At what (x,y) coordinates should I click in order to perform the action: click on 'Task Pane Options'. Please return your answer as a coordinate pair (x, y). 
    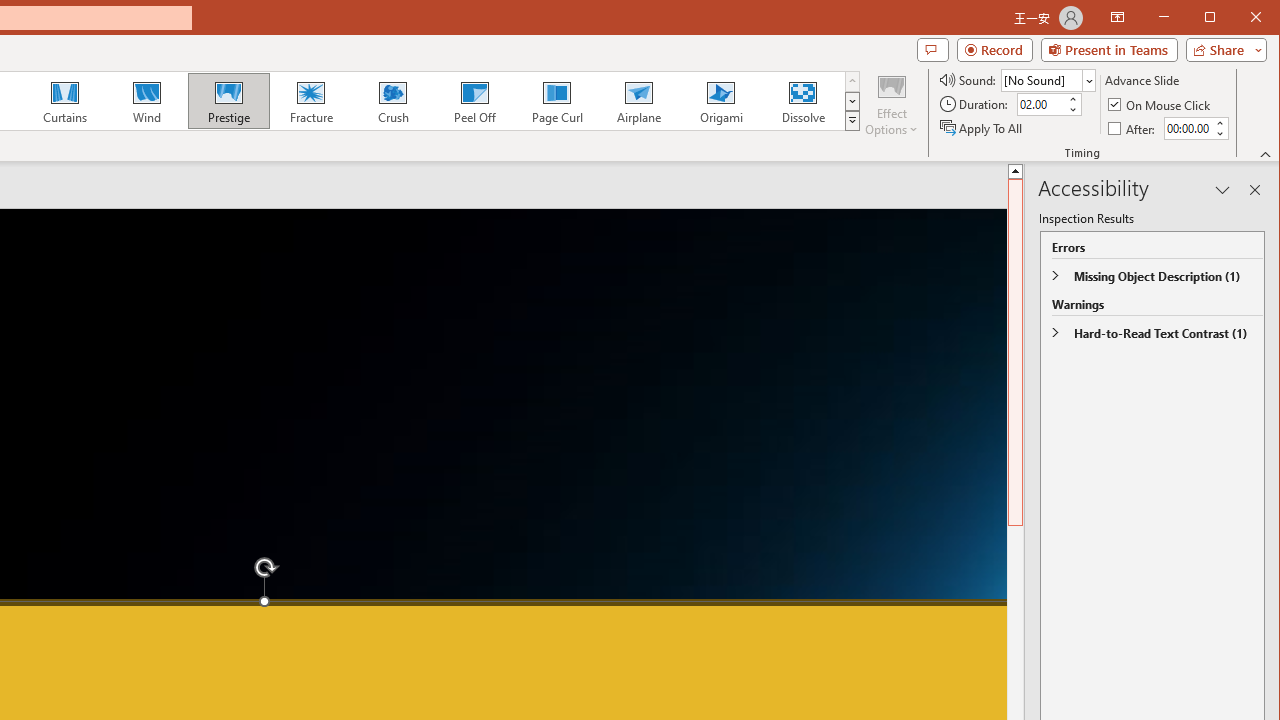
    Looking at the image, I should click on (1222, 190).